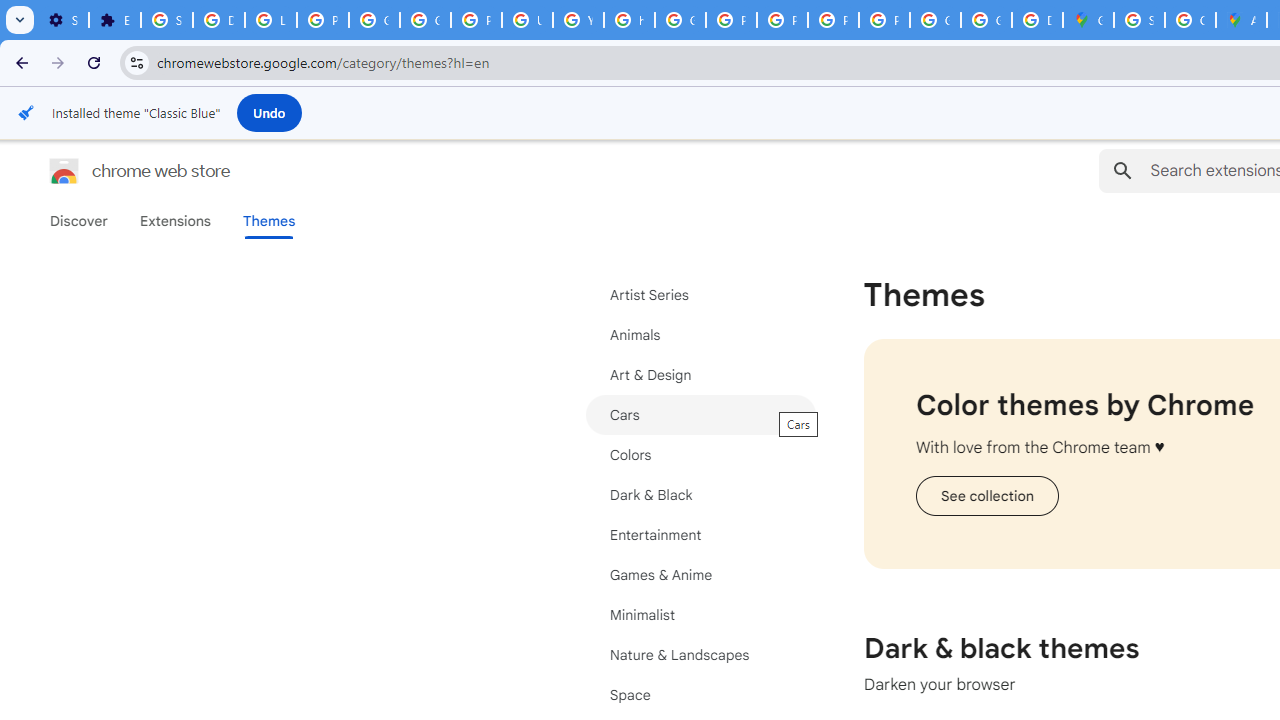  I want to click on 'Animals', so click(700, 334).